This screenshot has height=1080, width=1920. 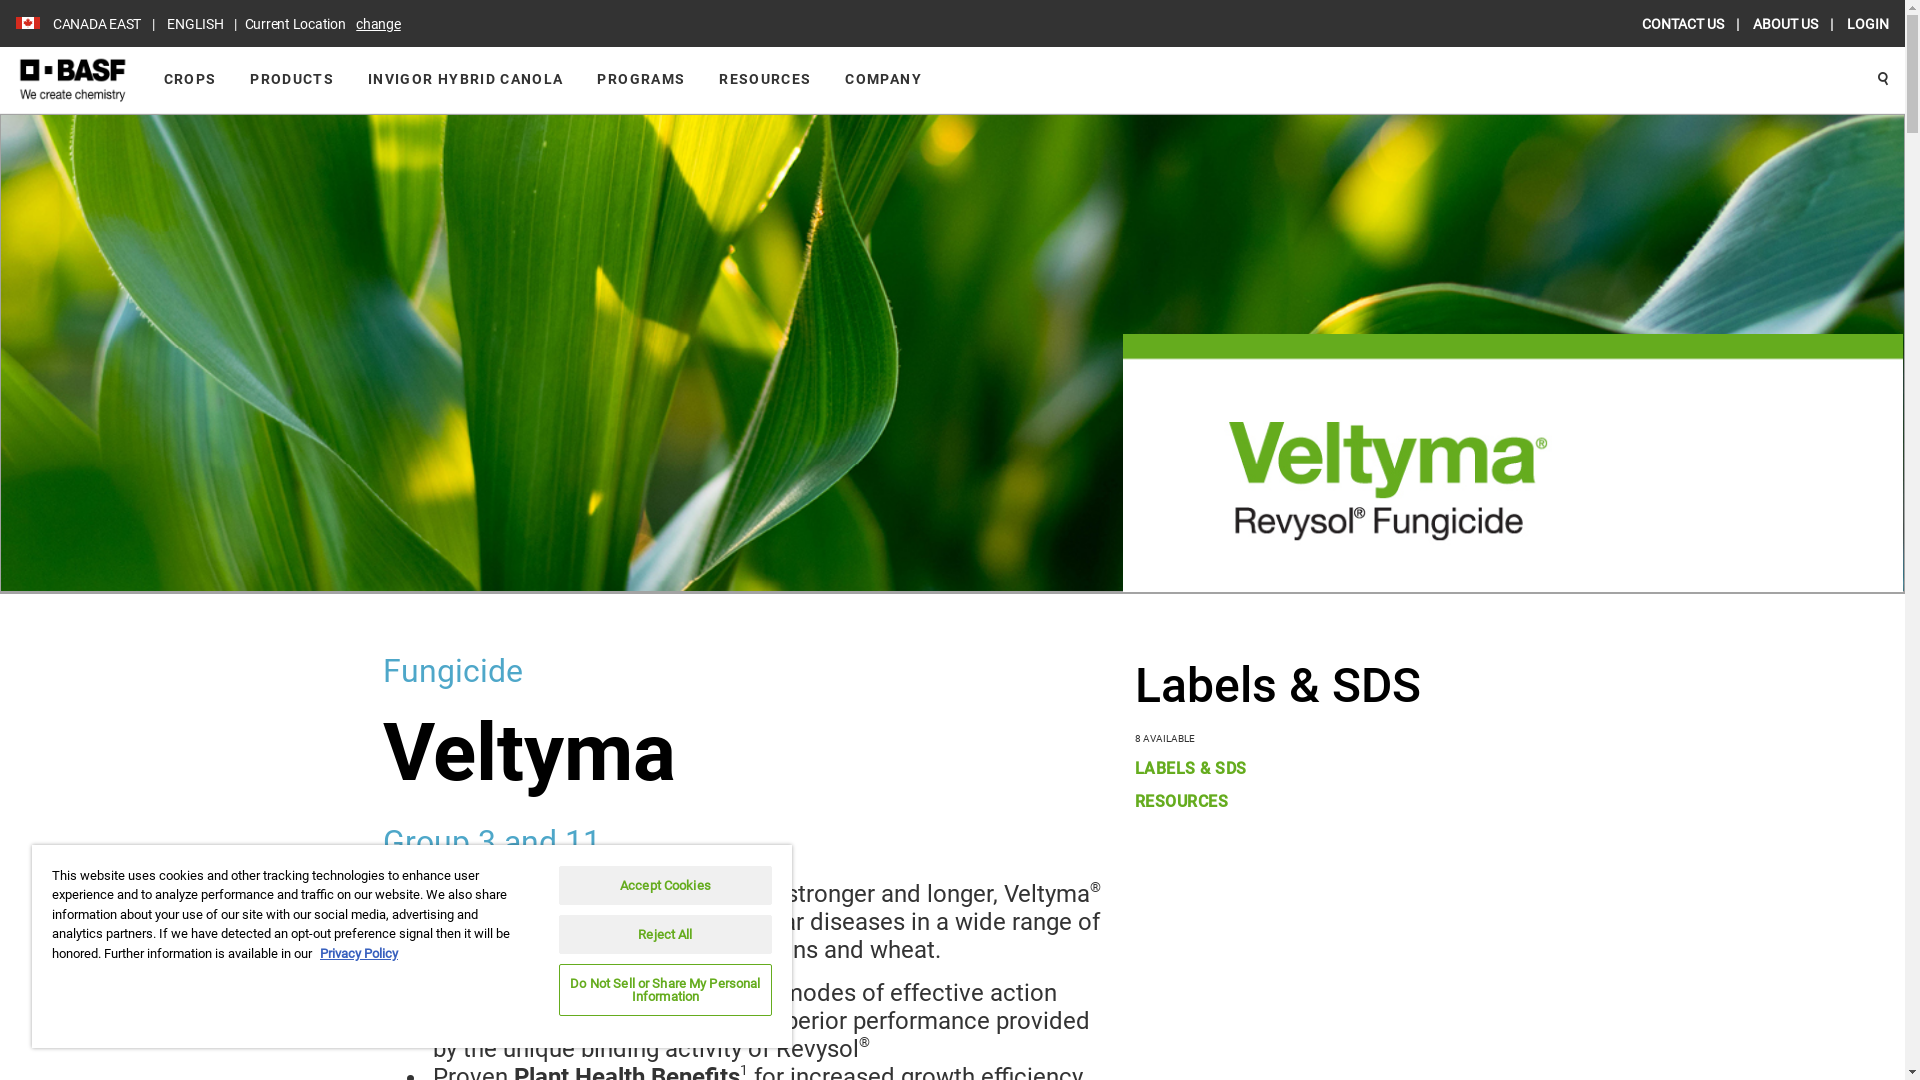 What do you see at coordinates (157, 23) in the screenshot?
I see `'ENGLISH'` at bounding box center [157, 23].